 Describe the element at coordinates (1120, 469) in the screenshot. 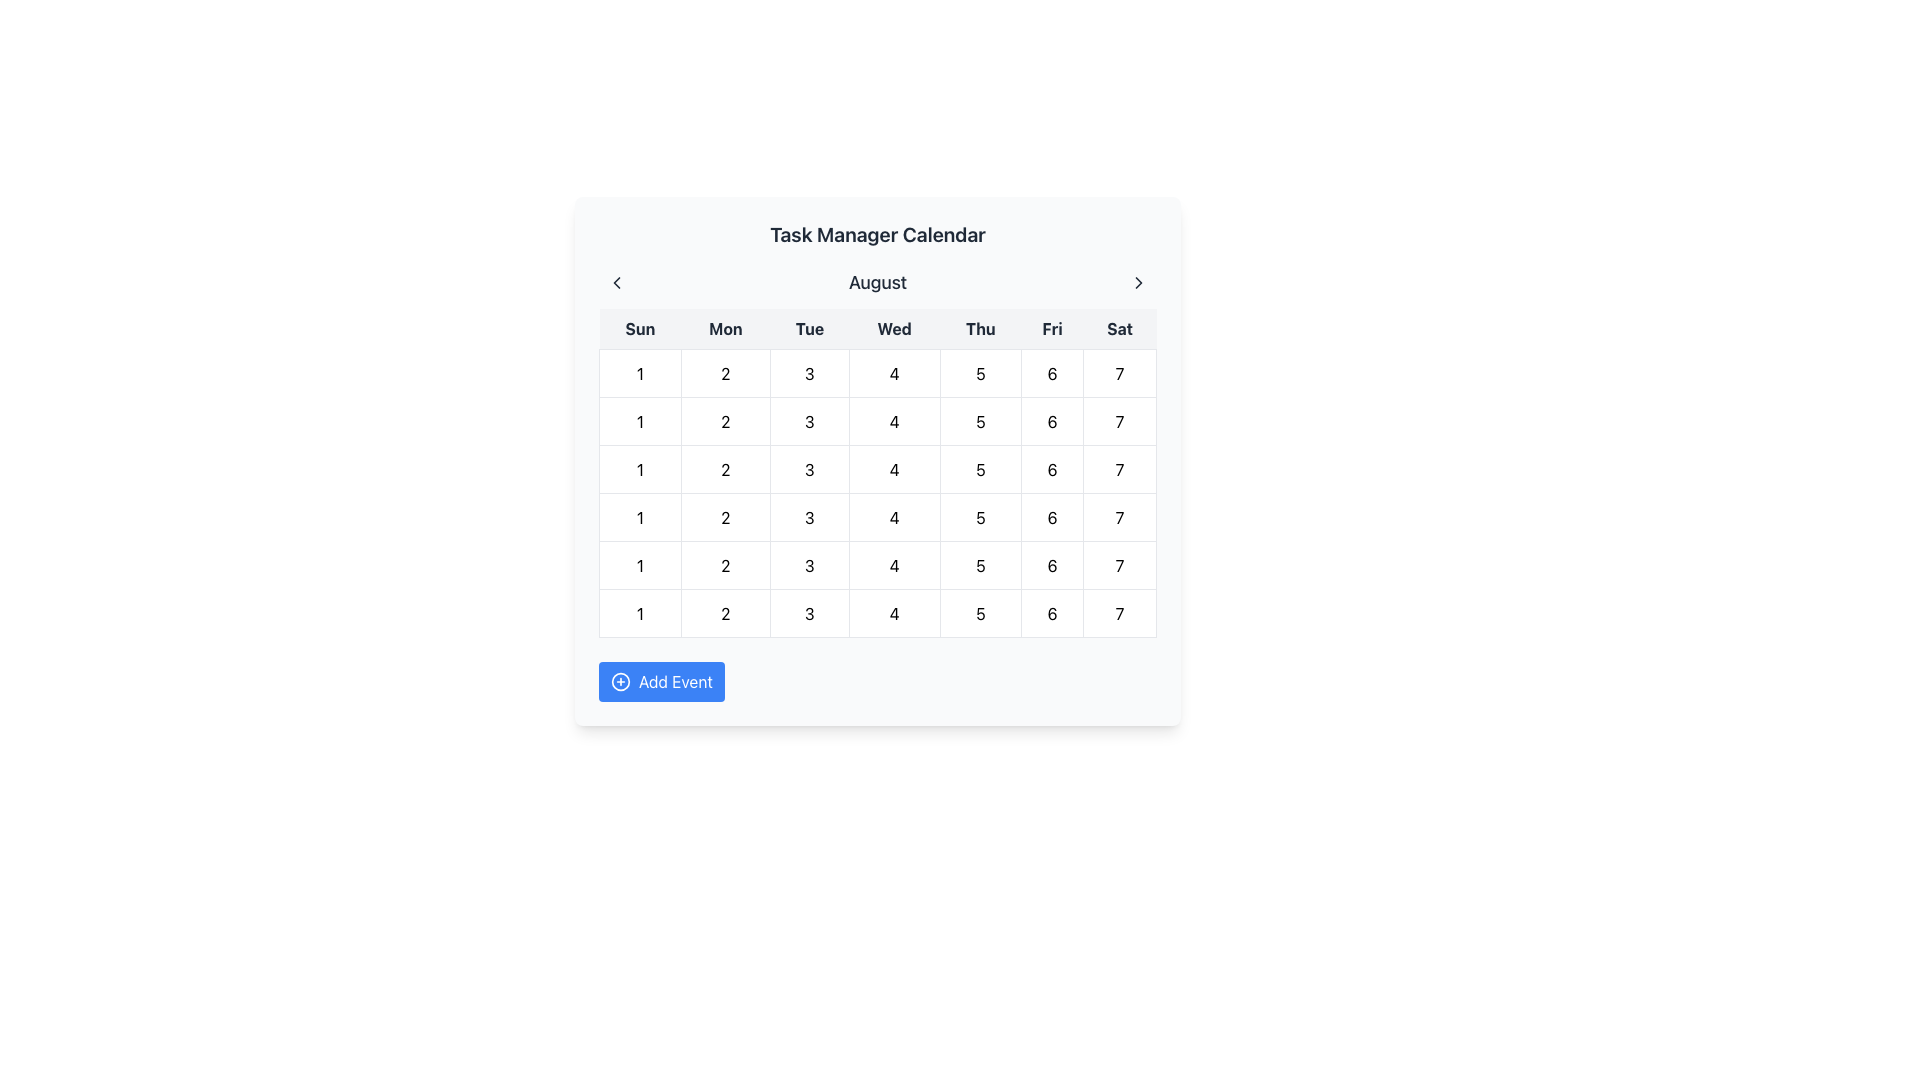

I see `the text label displaying the number '7' in the last column (Saturday) of the calendar grid, specifically in the second row` at that location.